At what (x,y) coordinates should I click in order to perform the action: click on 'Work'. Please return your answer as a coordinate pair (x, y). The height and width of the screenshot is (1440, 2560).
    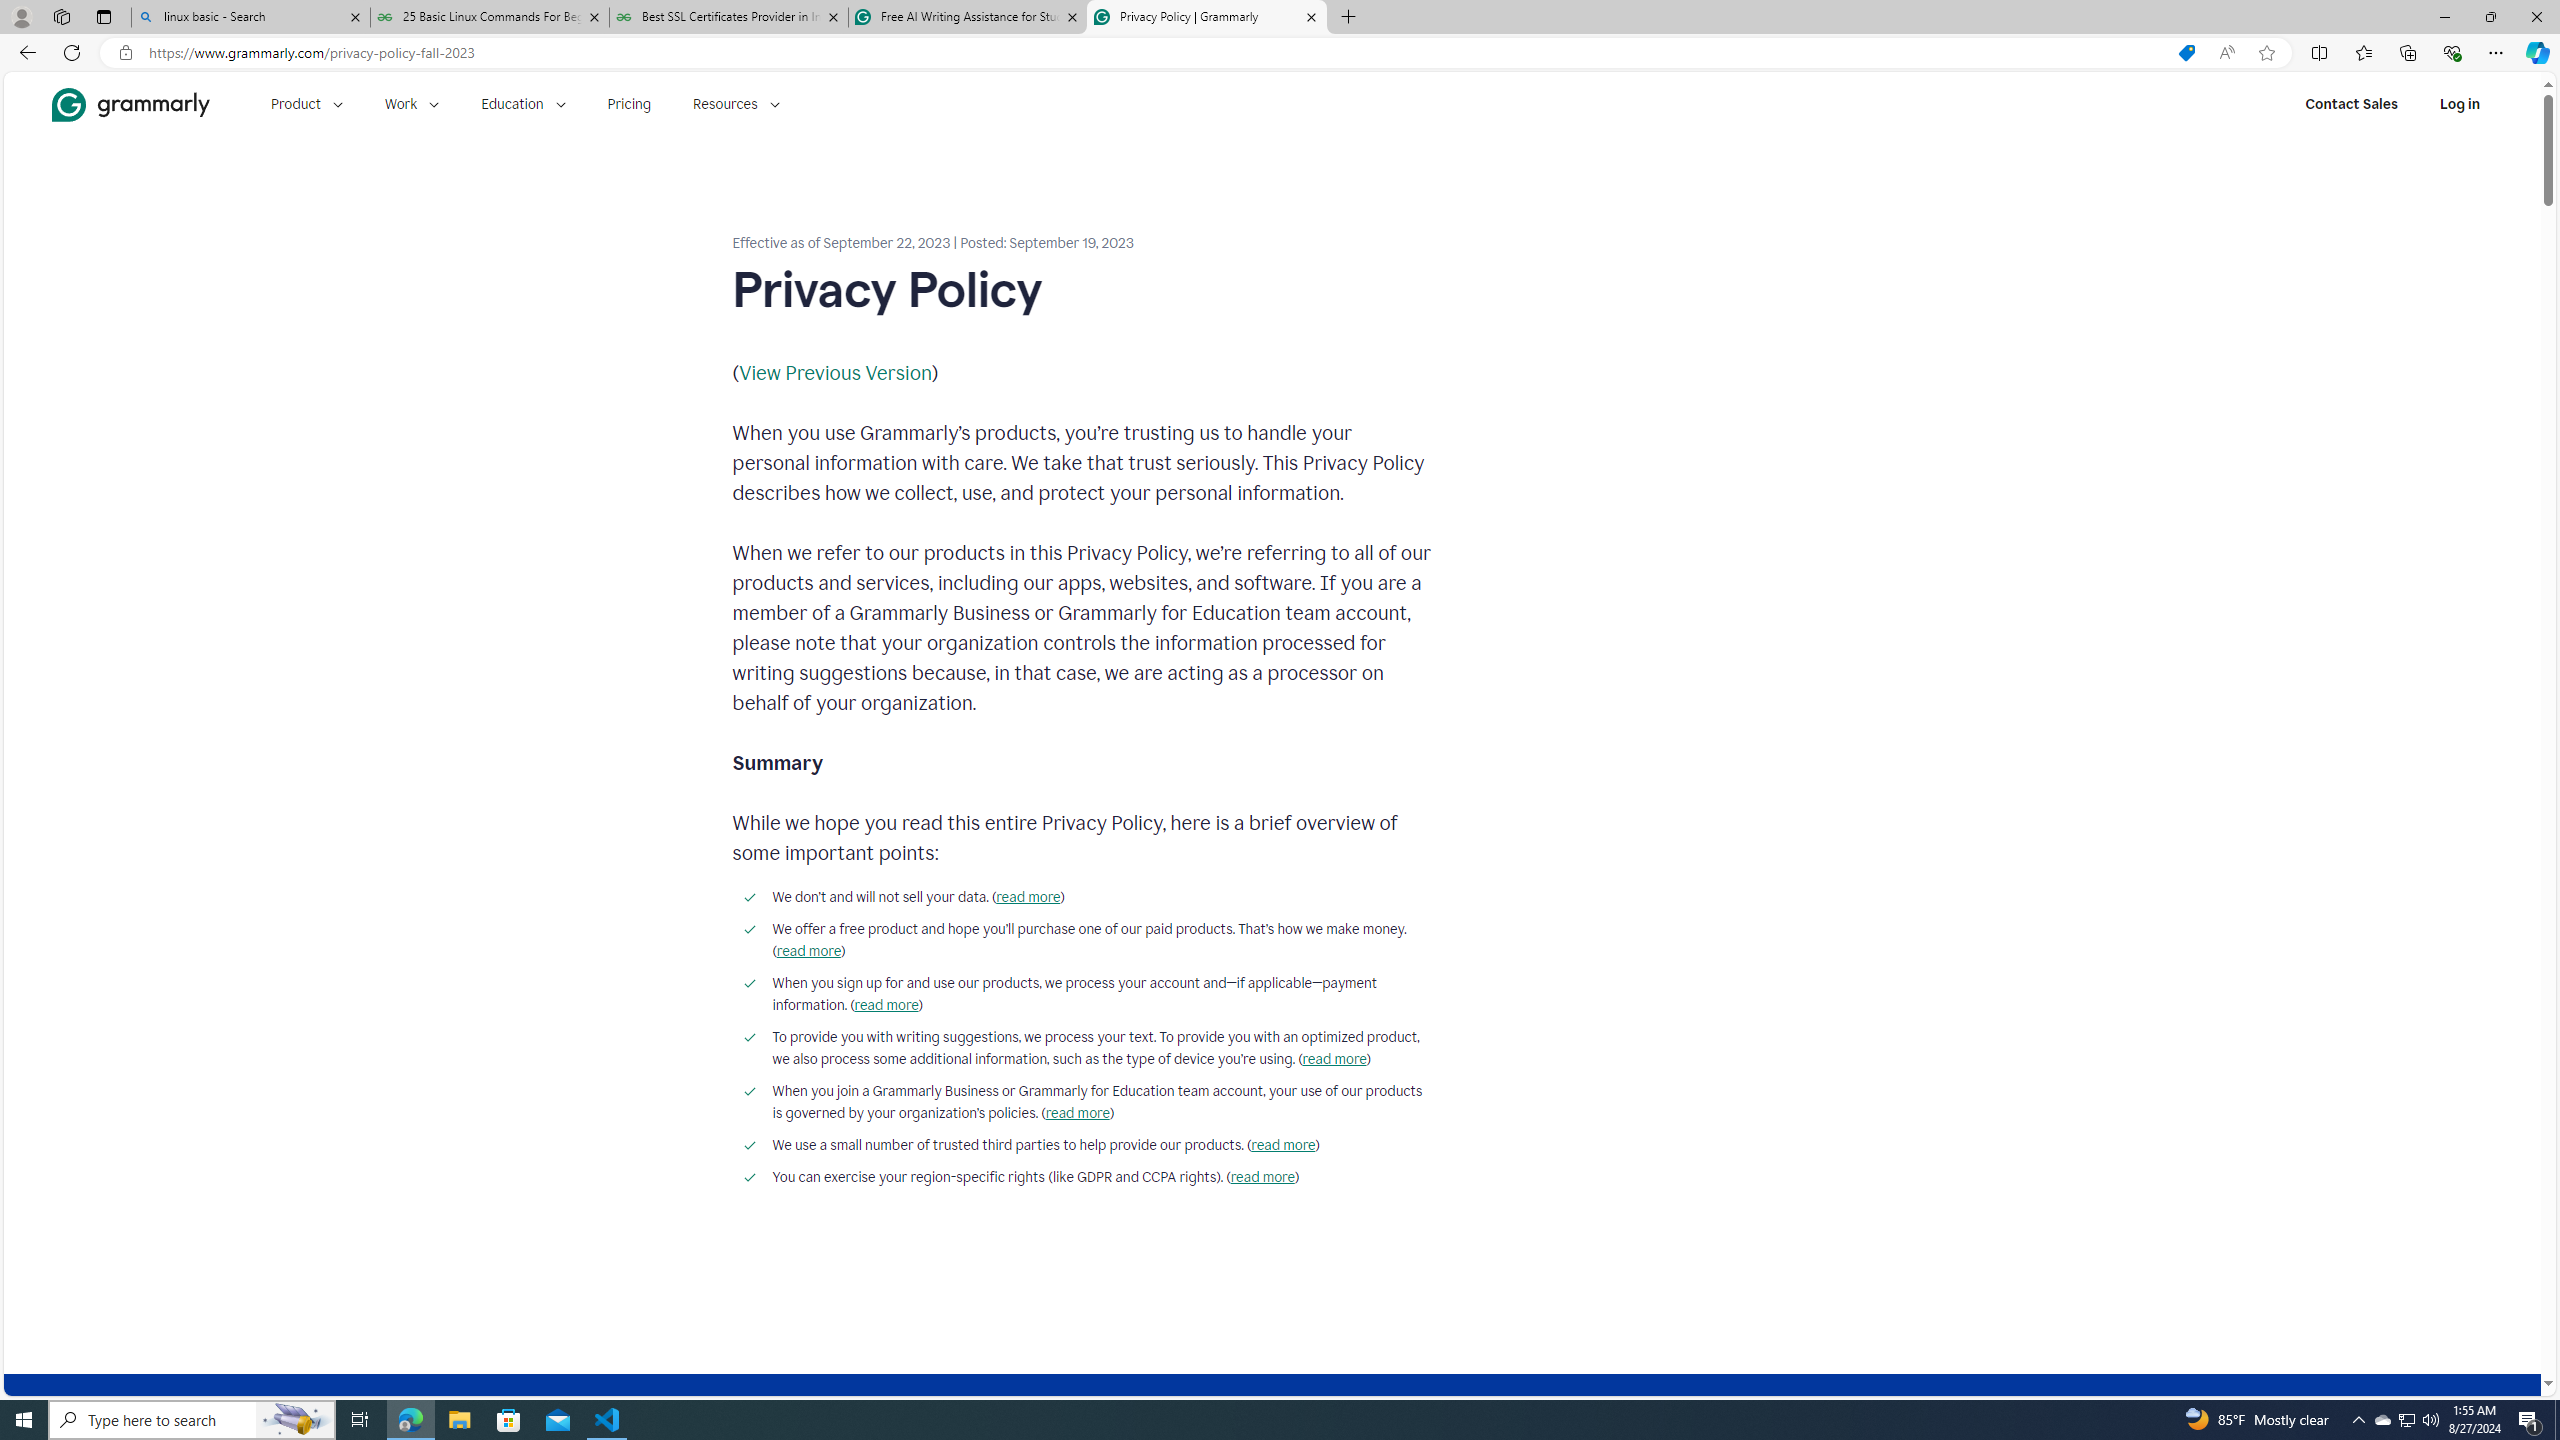
    Looking at the image, I should click on (411, 103).